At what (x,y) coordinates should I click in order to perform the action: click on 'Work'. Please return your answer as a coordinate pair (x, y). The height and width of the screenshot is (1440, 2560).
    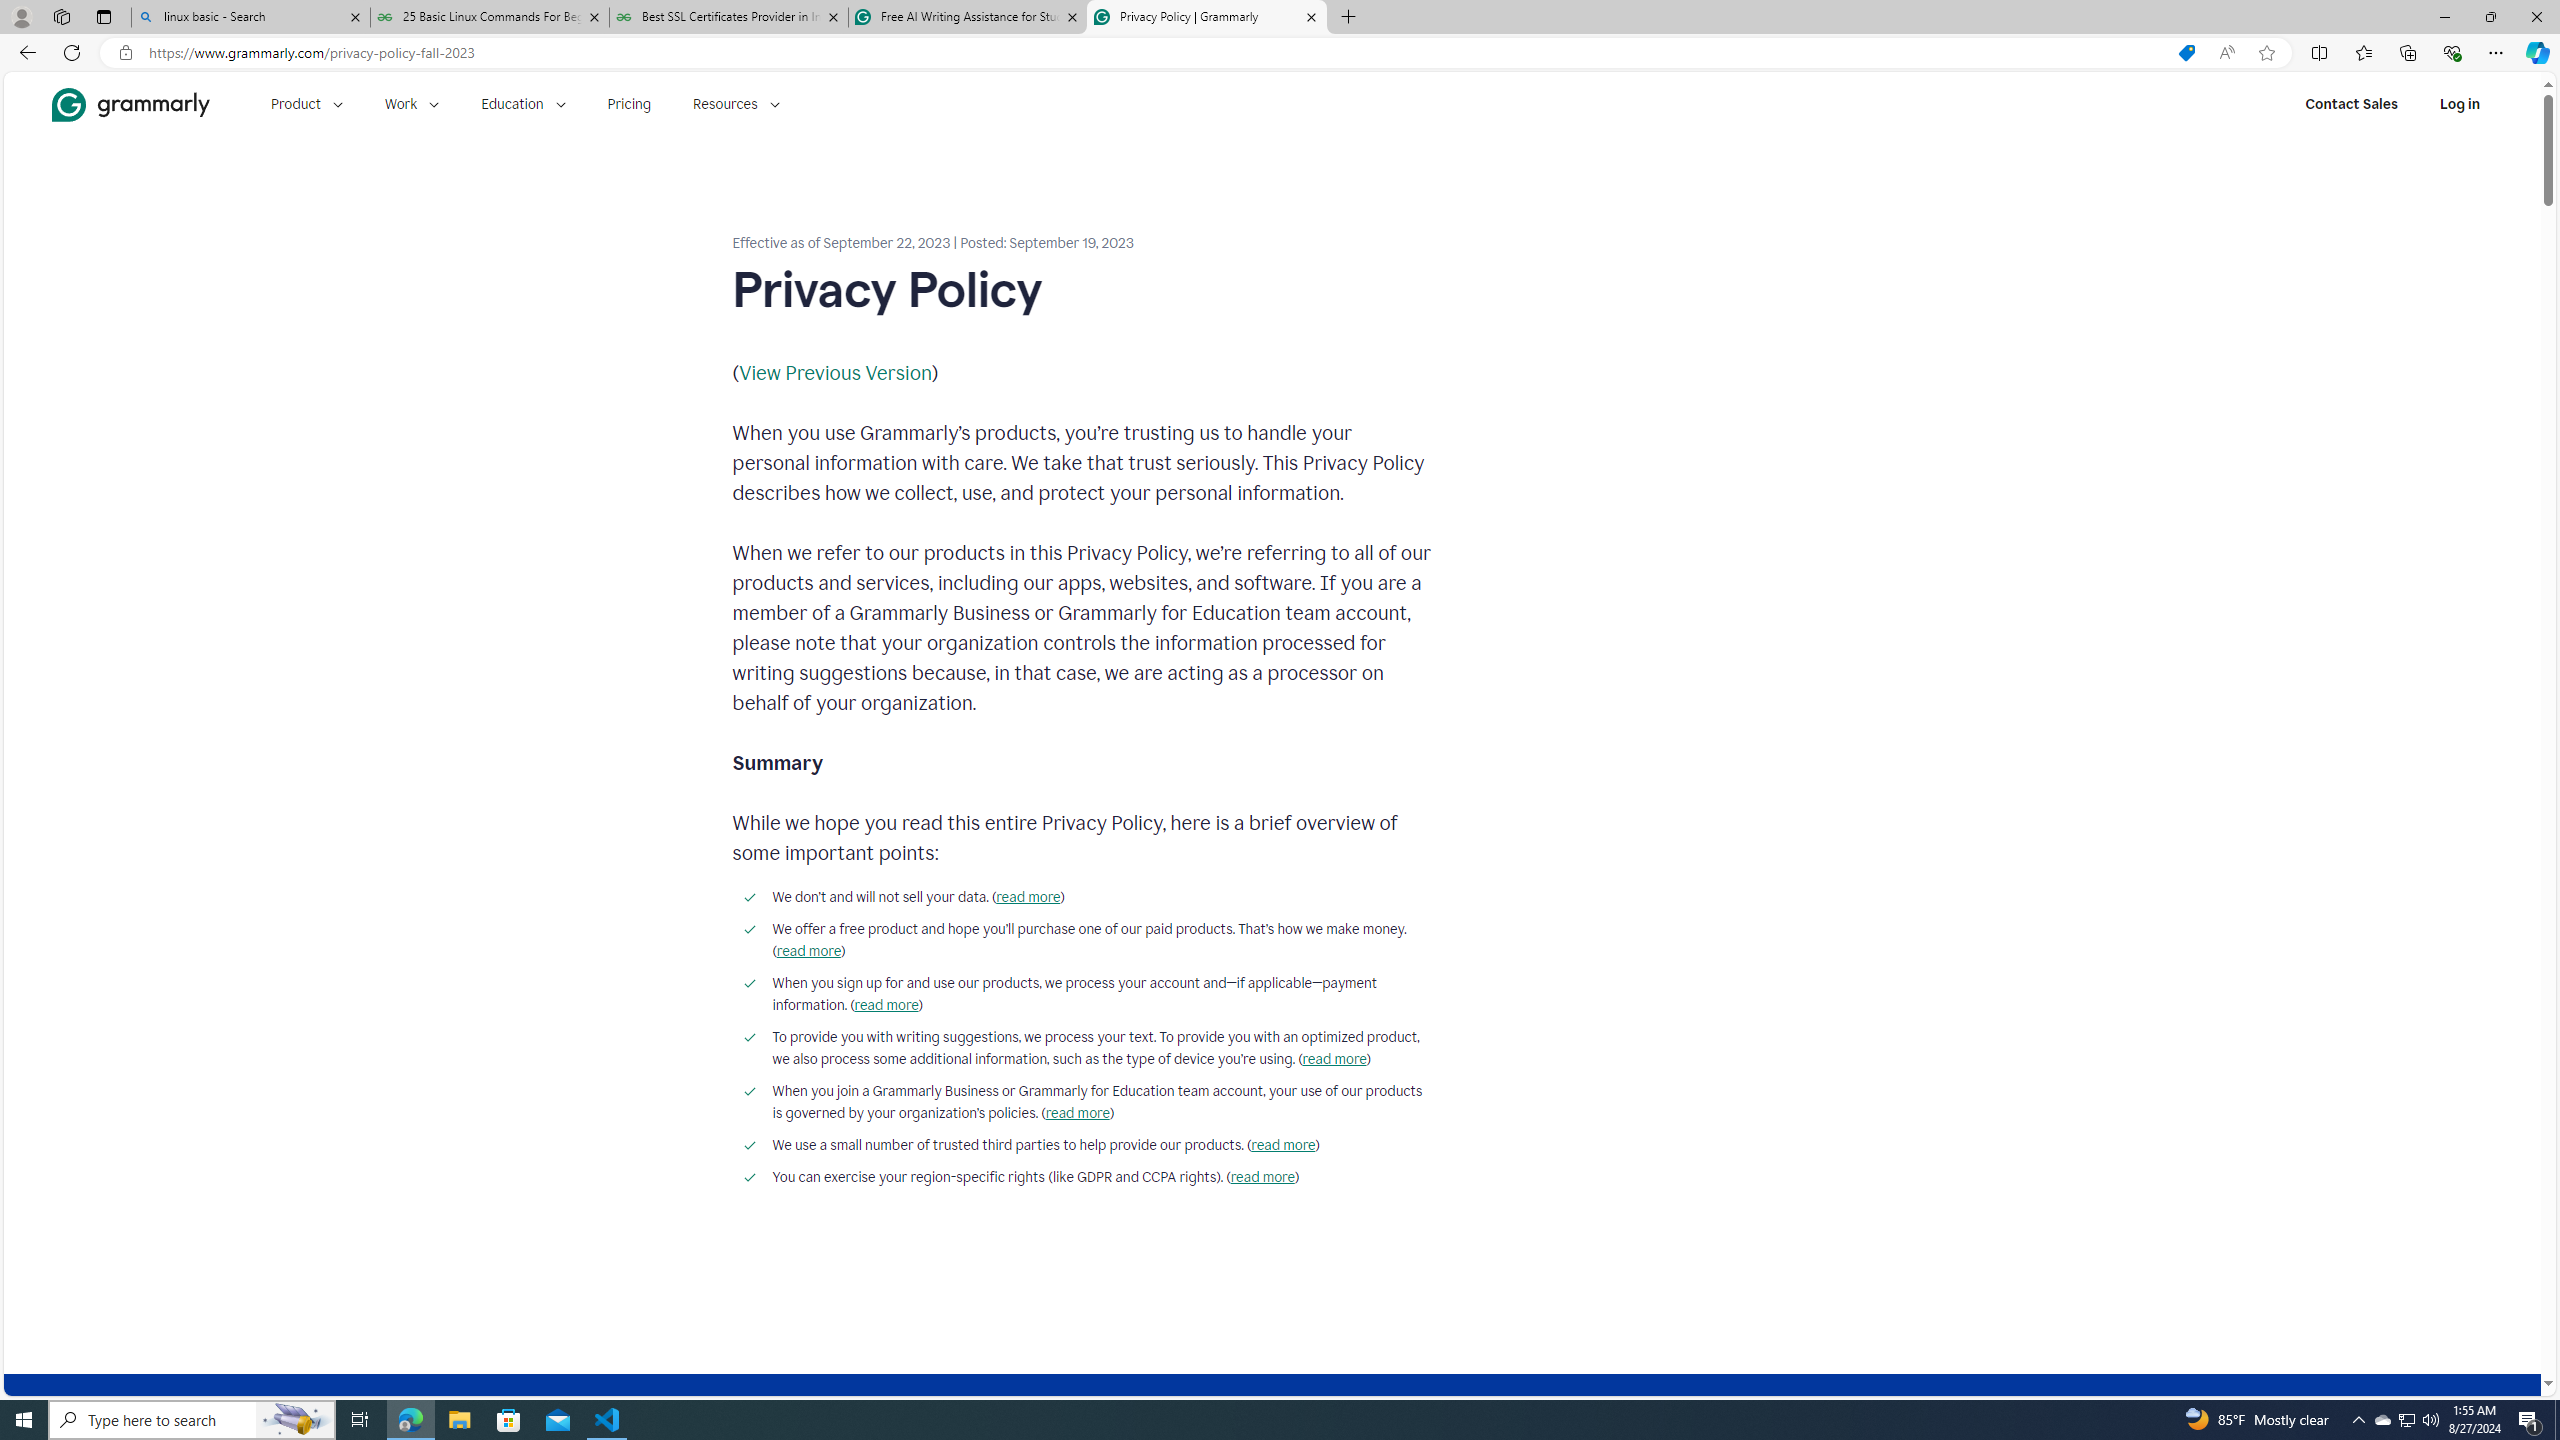
    Looking at the image, I should click on (411, 103).